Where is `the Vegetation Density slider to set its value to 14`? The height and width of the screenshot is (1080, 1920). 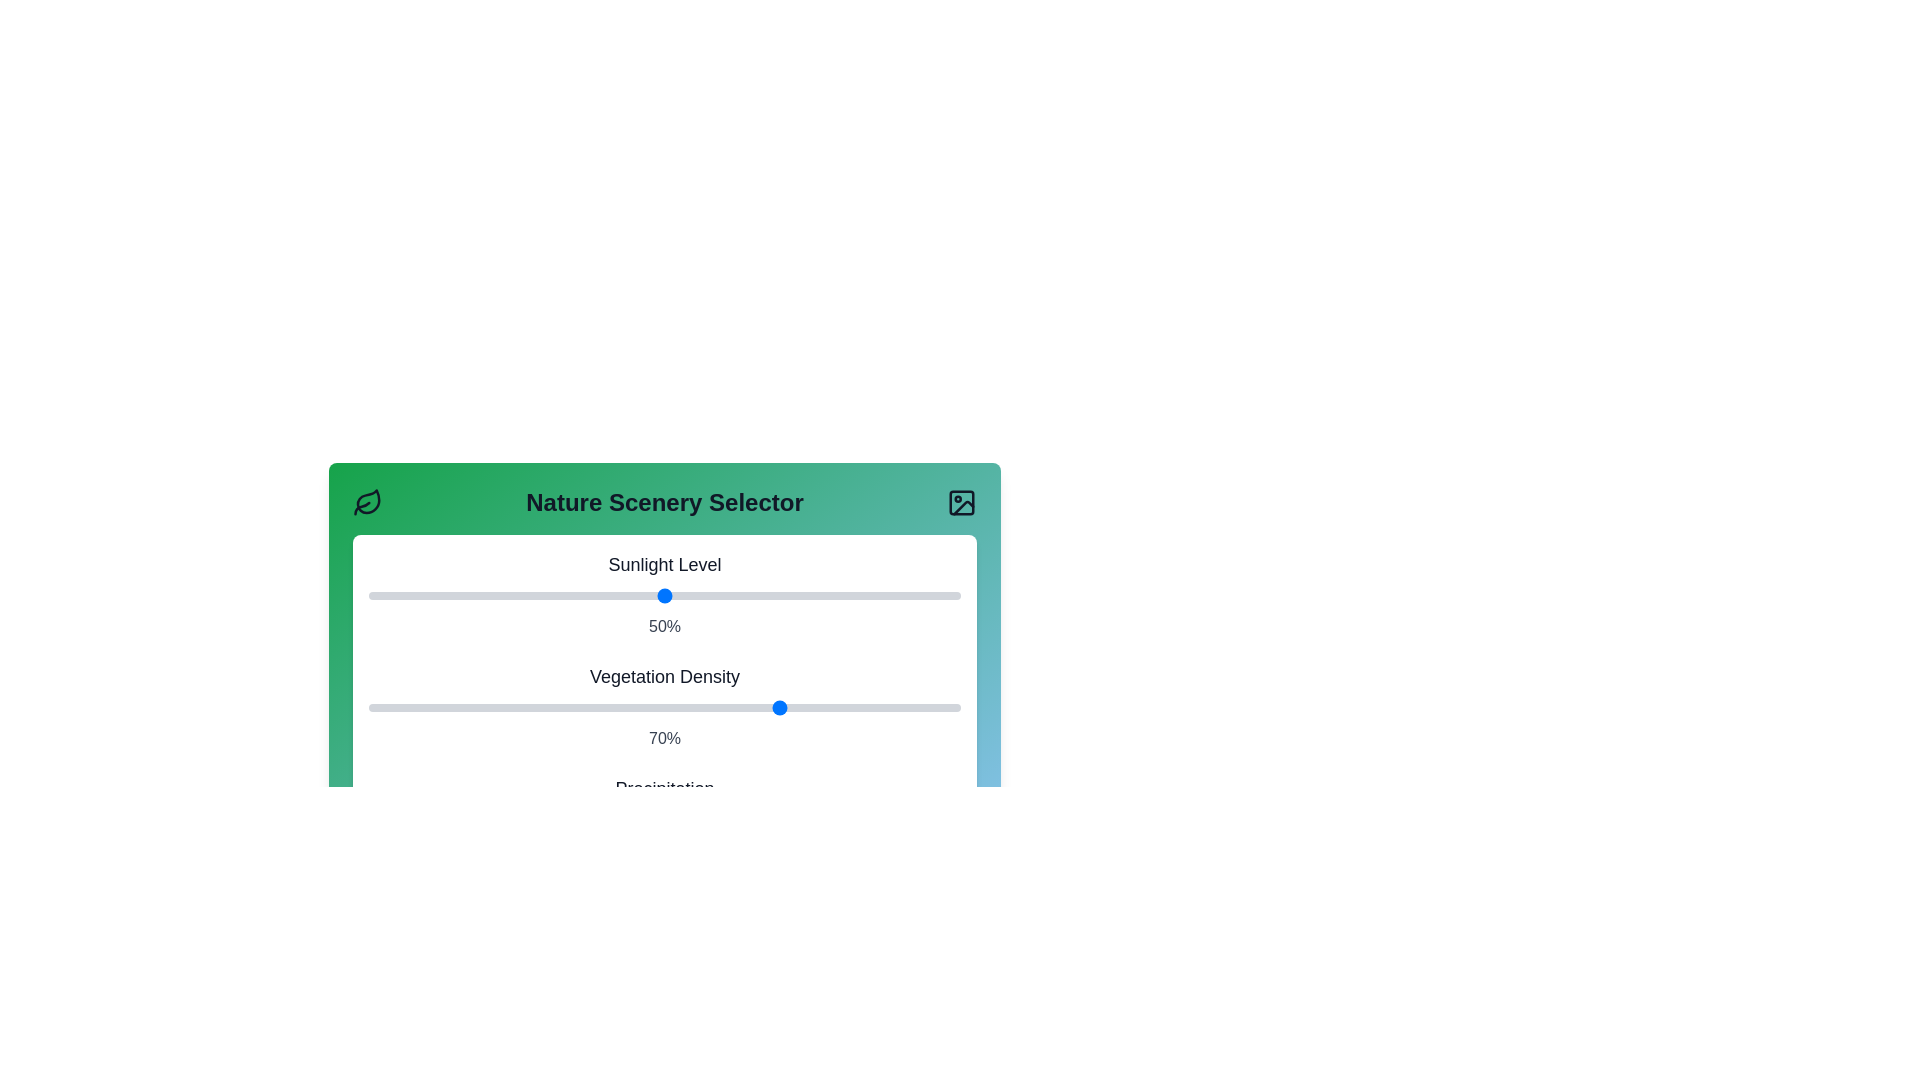 the Vegetation Density slider to set its value to 14 is located at coordinates (450, 707).